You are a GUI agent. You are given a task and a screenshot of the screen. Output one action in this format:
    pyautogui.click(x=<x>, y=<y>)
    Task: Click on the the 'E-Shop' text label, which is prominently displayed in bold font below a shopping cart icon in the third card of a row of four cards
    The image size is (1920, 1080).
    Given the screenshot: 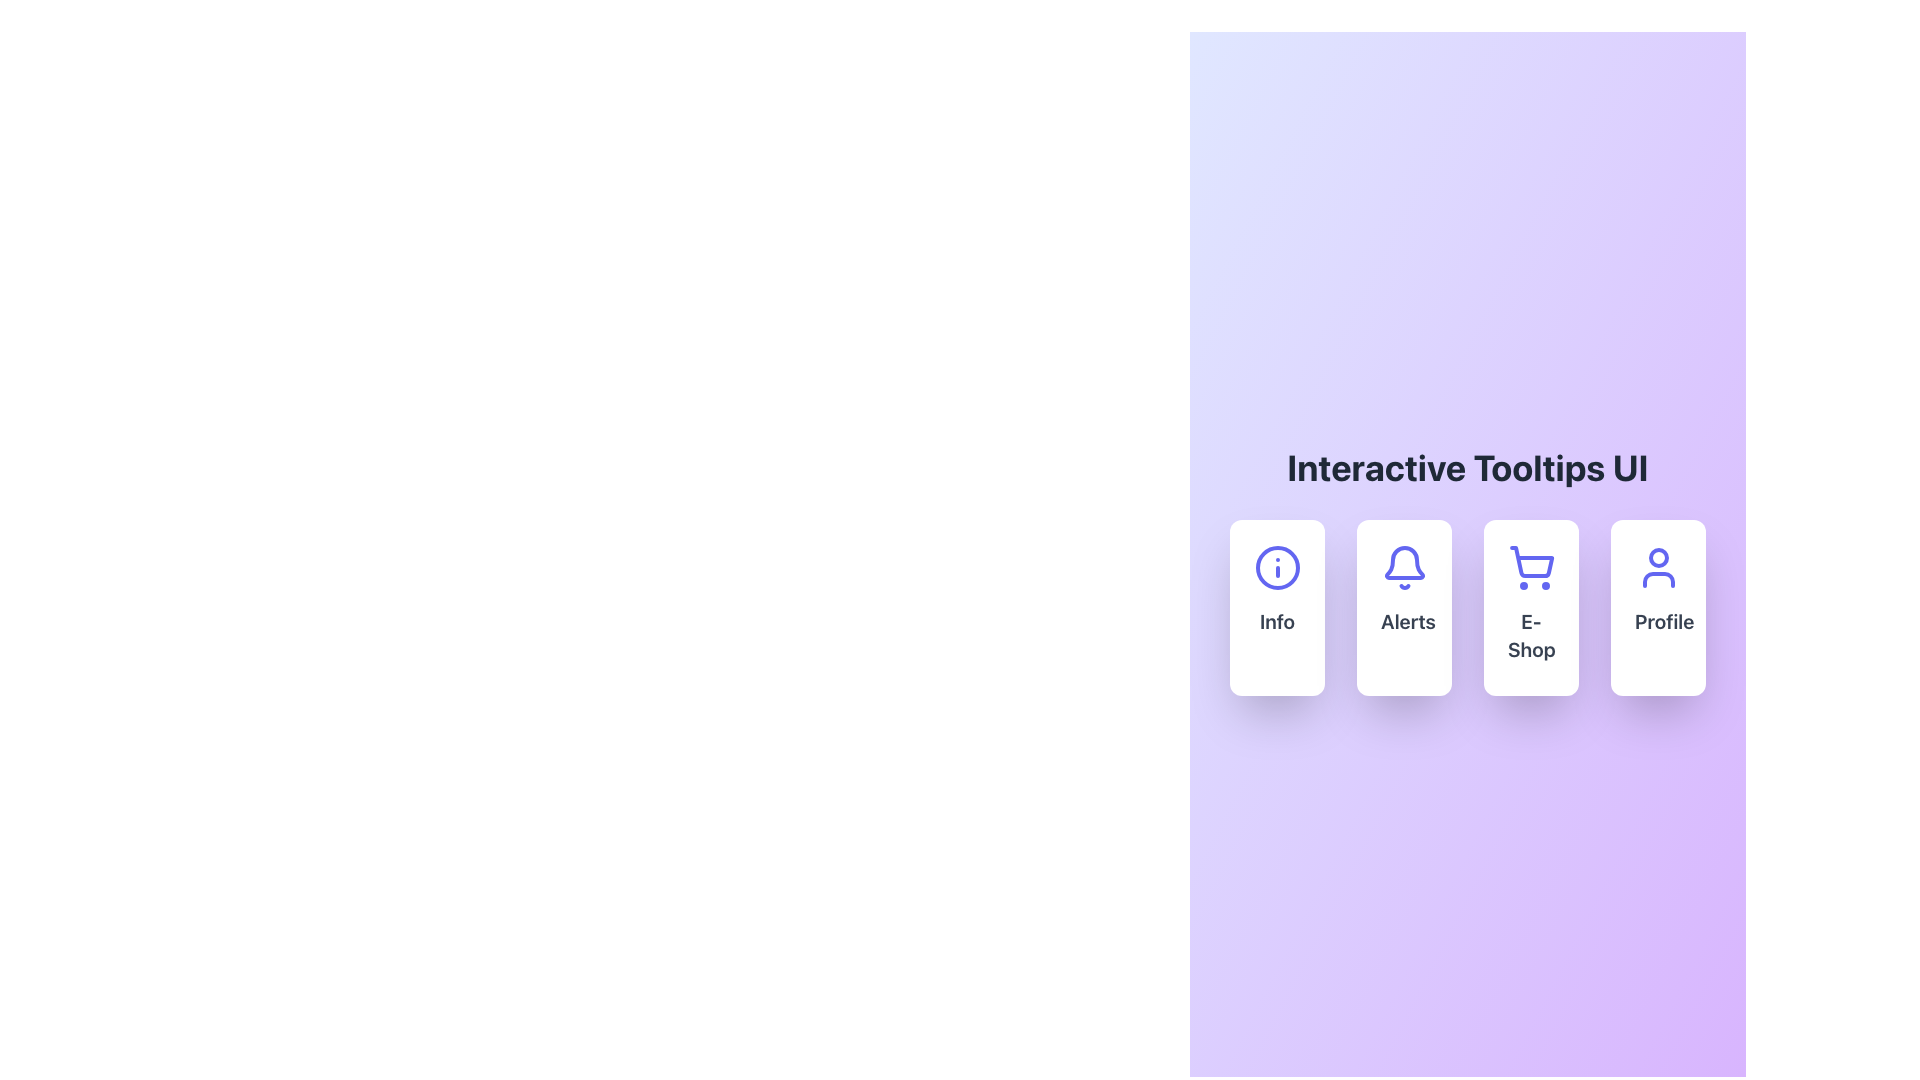 What is the action you would take?
    pyautogui.click(x=1530, y=636)
    